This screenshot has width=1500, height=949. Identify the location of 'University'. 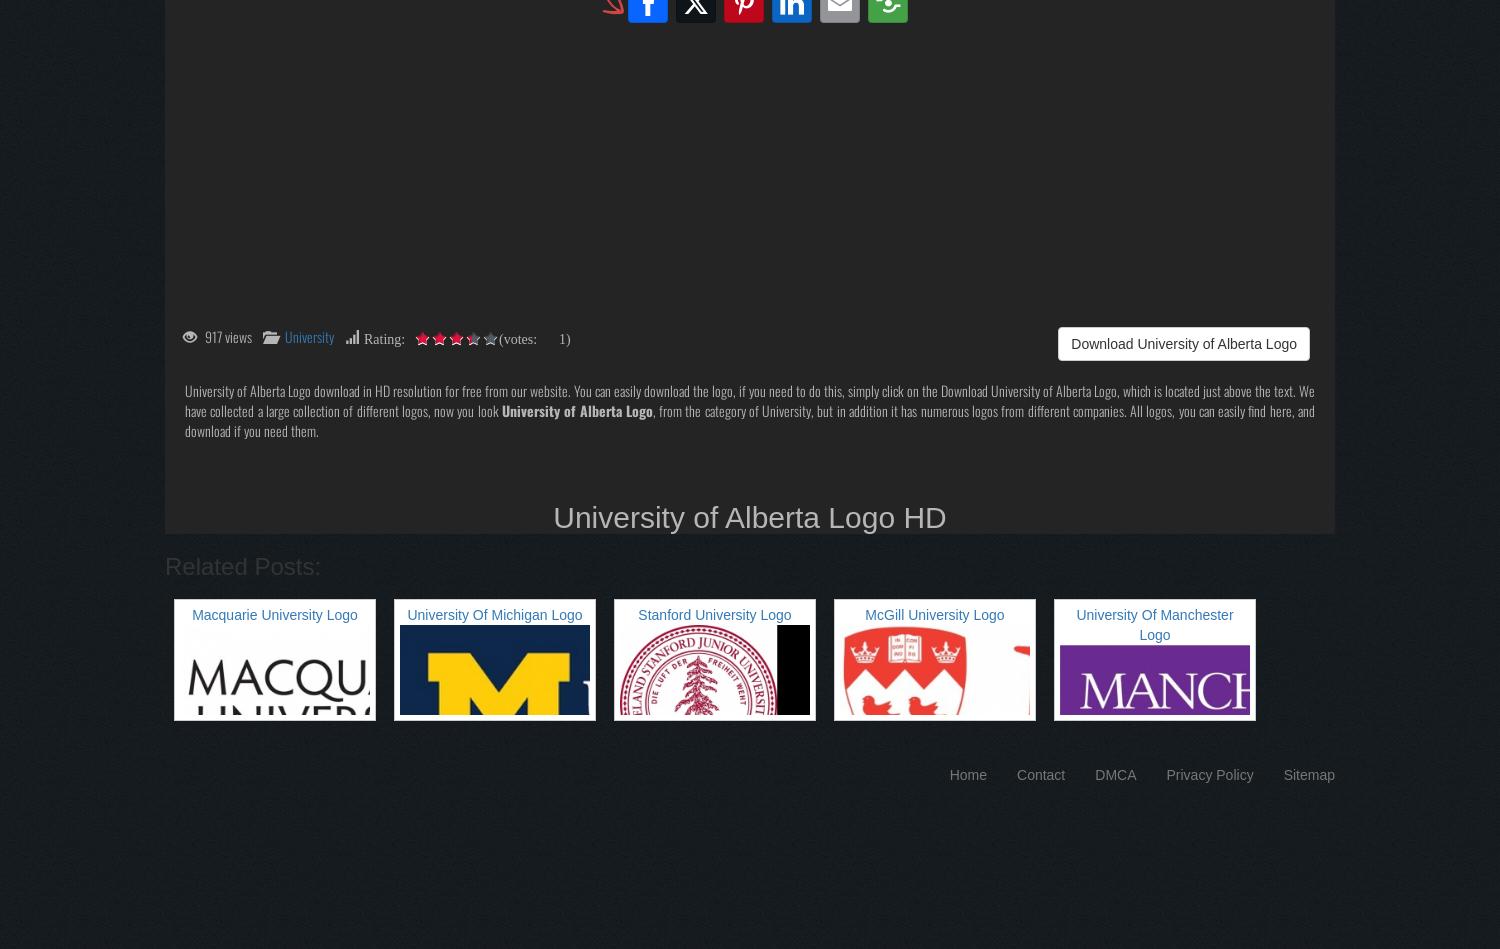
(309, 335).